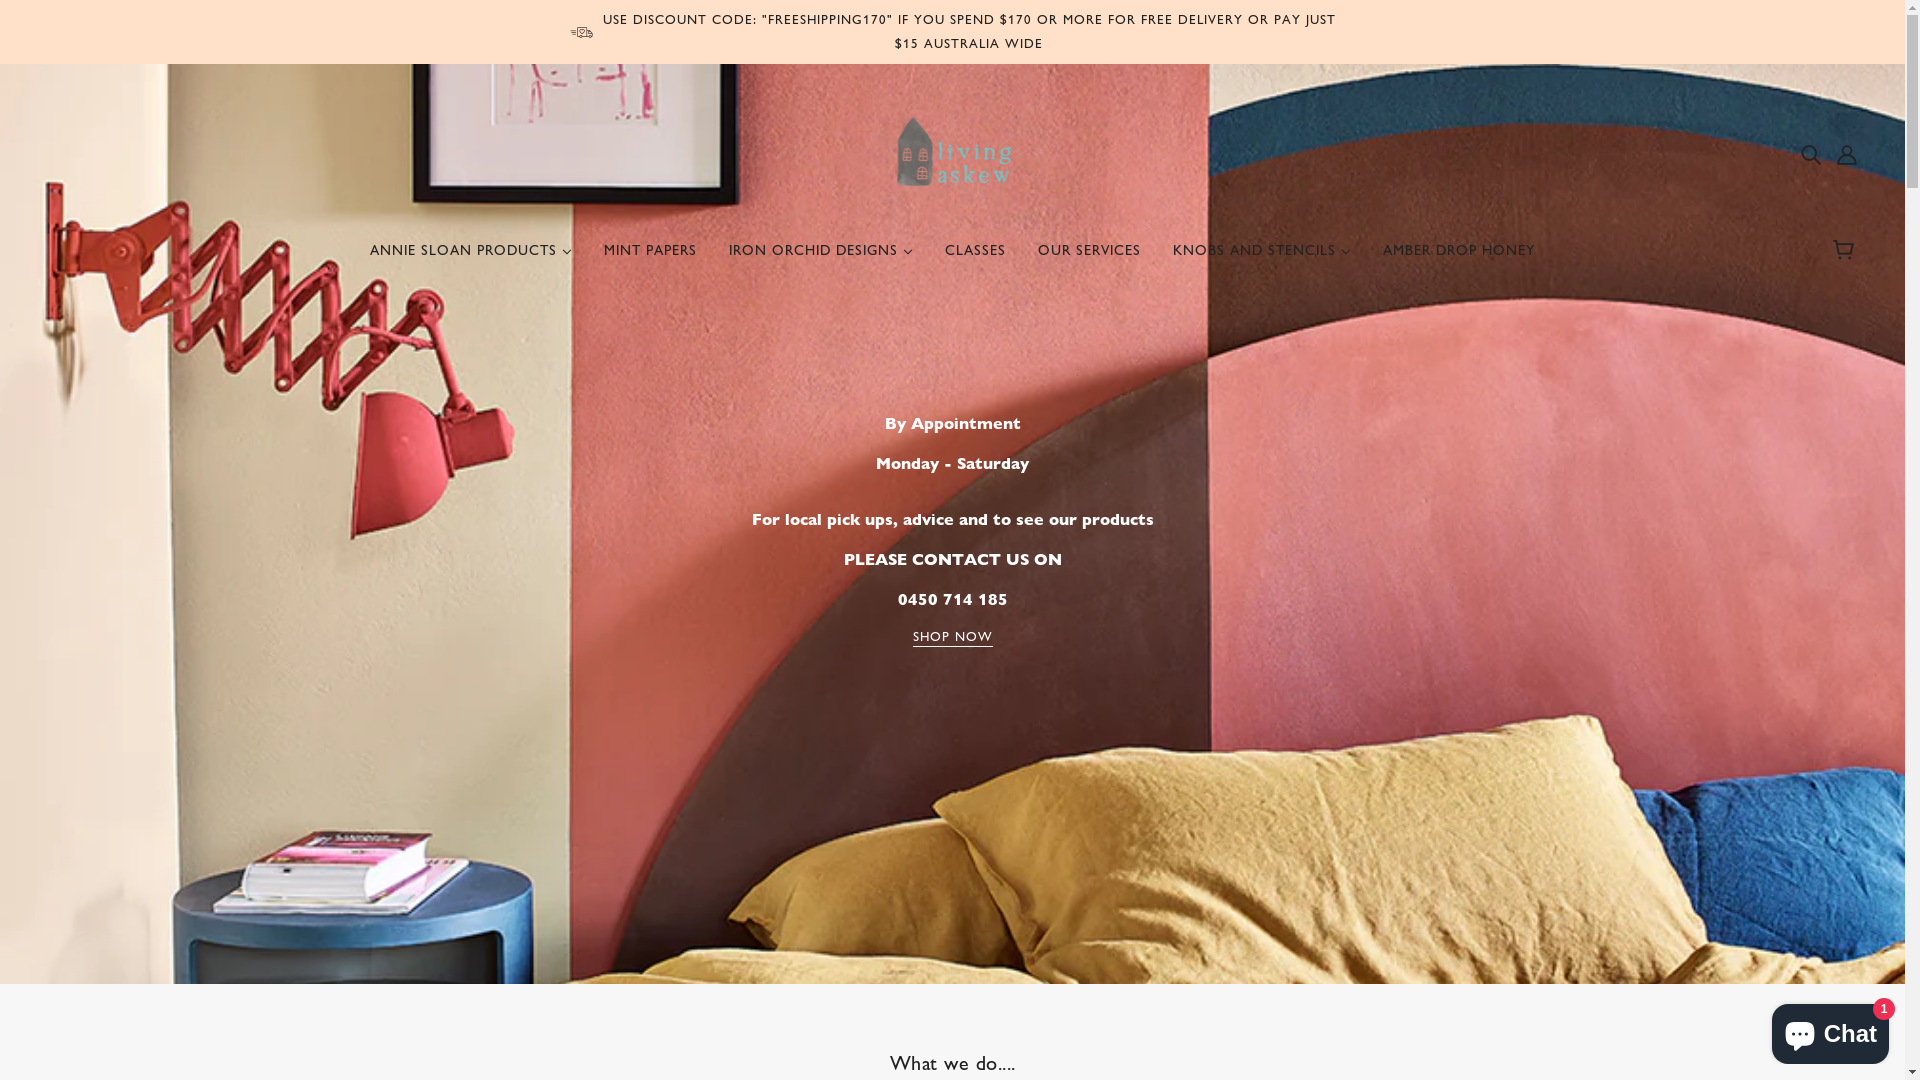  Describe the element at coordinates (1088, 257) in the screenshot. I see `'OUR SERVICES'` at that location.